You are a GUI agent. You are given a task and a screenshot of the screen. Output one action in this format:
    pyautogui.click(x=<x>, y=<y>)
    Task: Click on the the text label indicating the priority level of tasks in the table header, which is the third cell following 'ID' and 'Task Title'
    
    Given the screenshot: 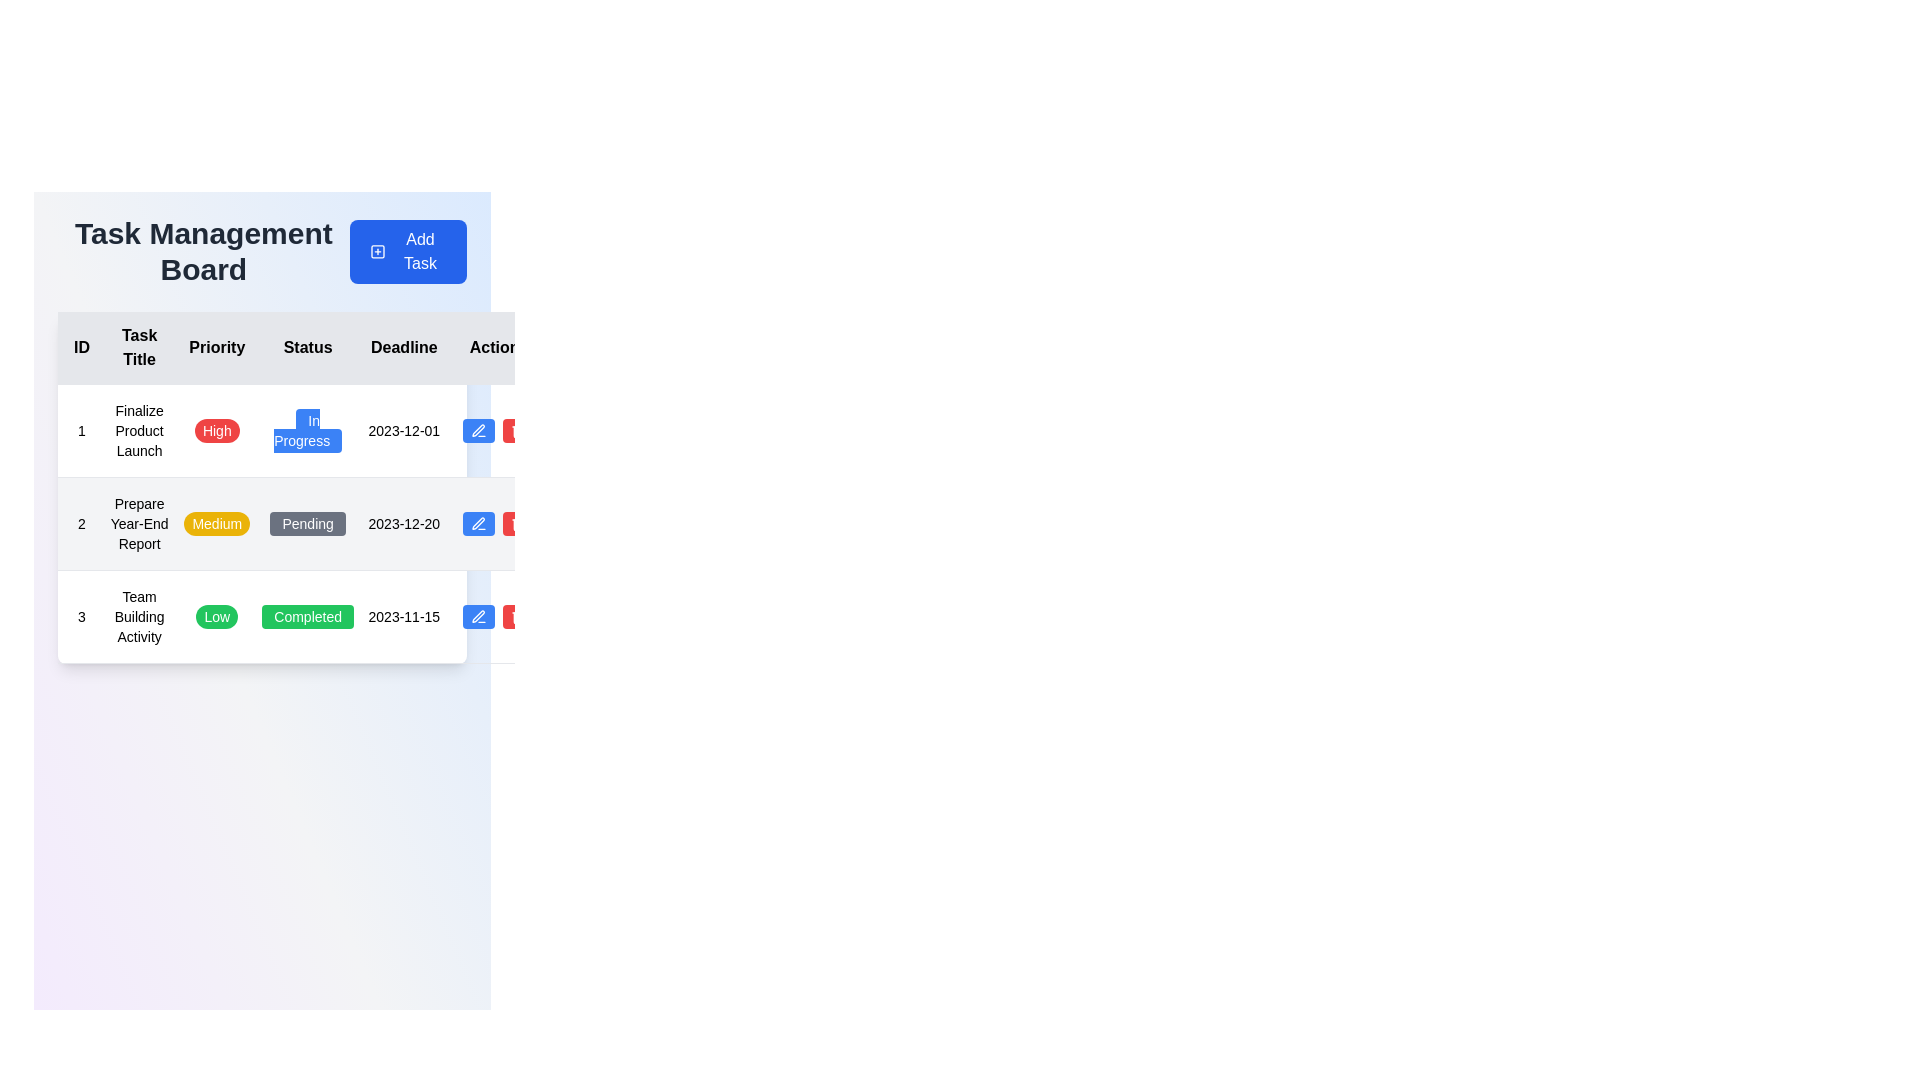 What is the action you would take?
    pyautogui.click(x=217, y=347)
    